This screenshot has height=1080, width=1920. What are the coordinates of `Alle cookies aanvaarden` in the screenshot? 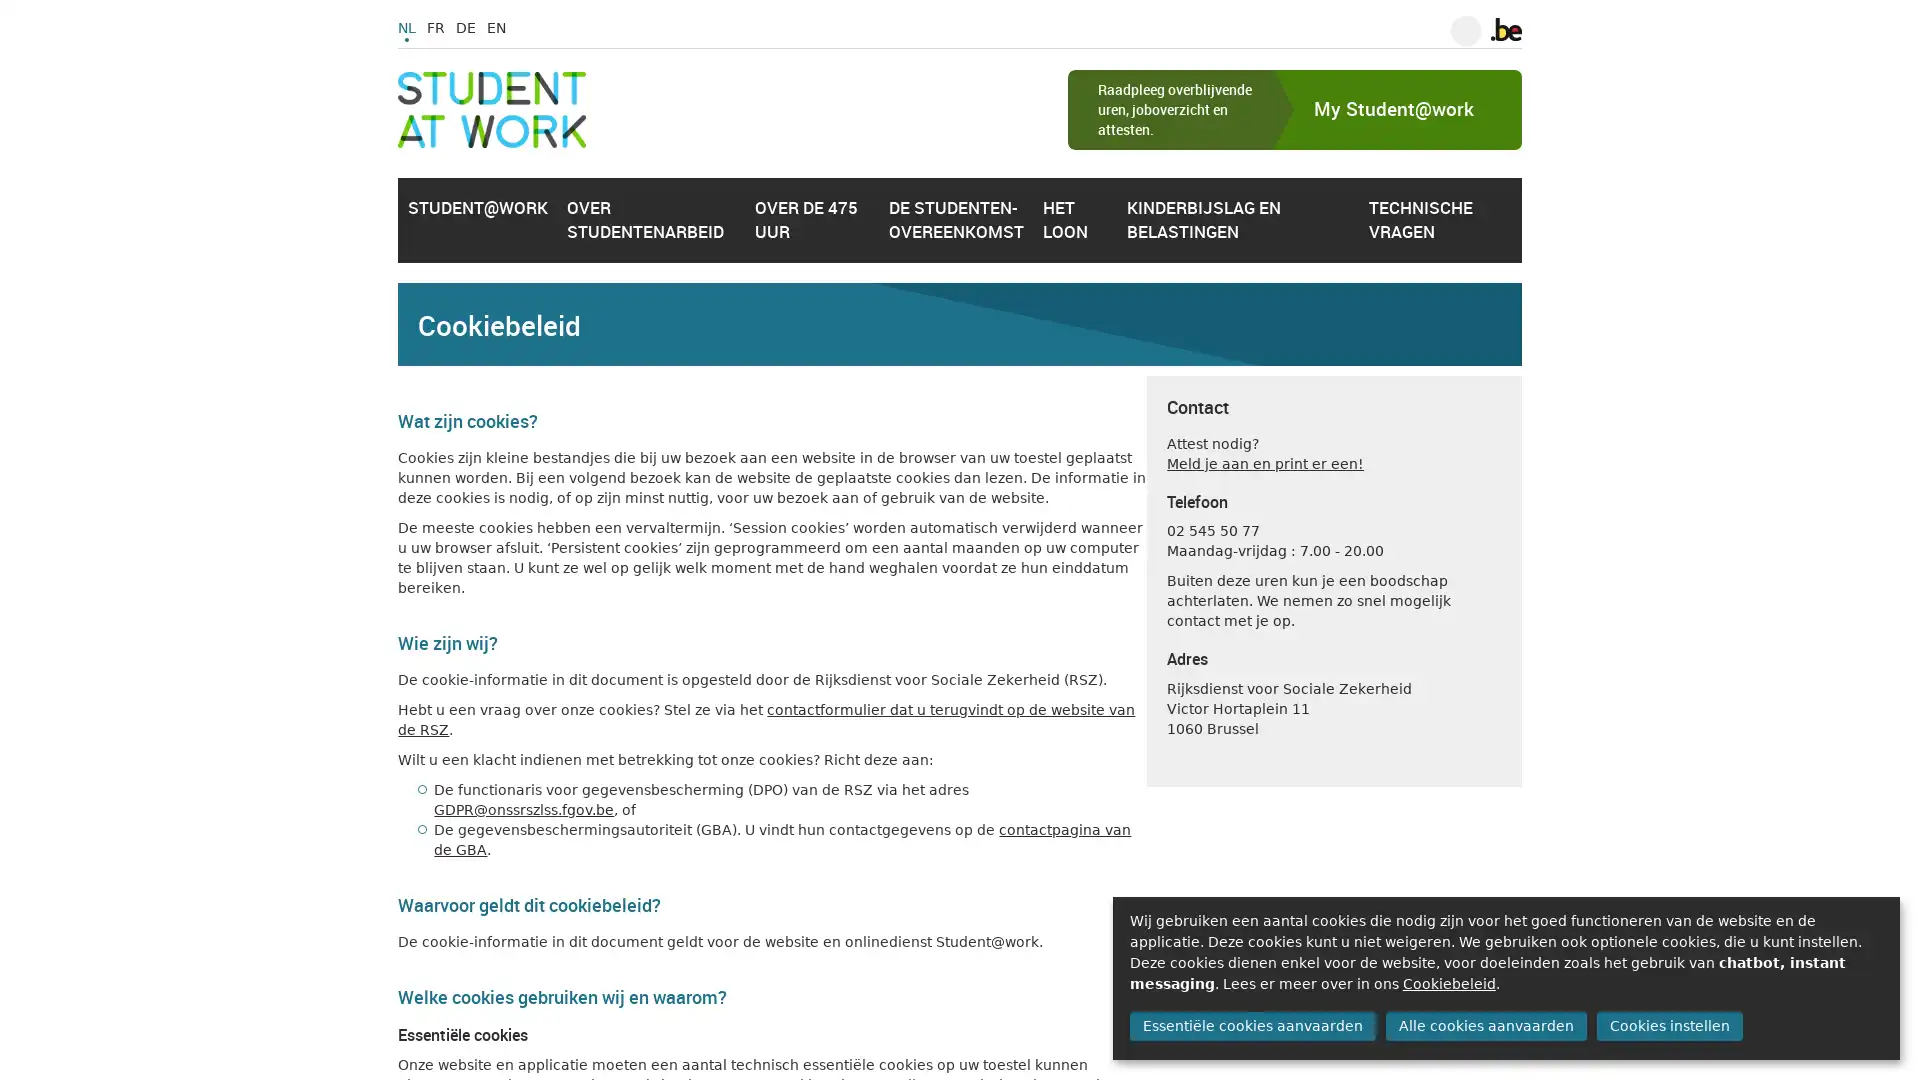 It's located at (1485, 1026).